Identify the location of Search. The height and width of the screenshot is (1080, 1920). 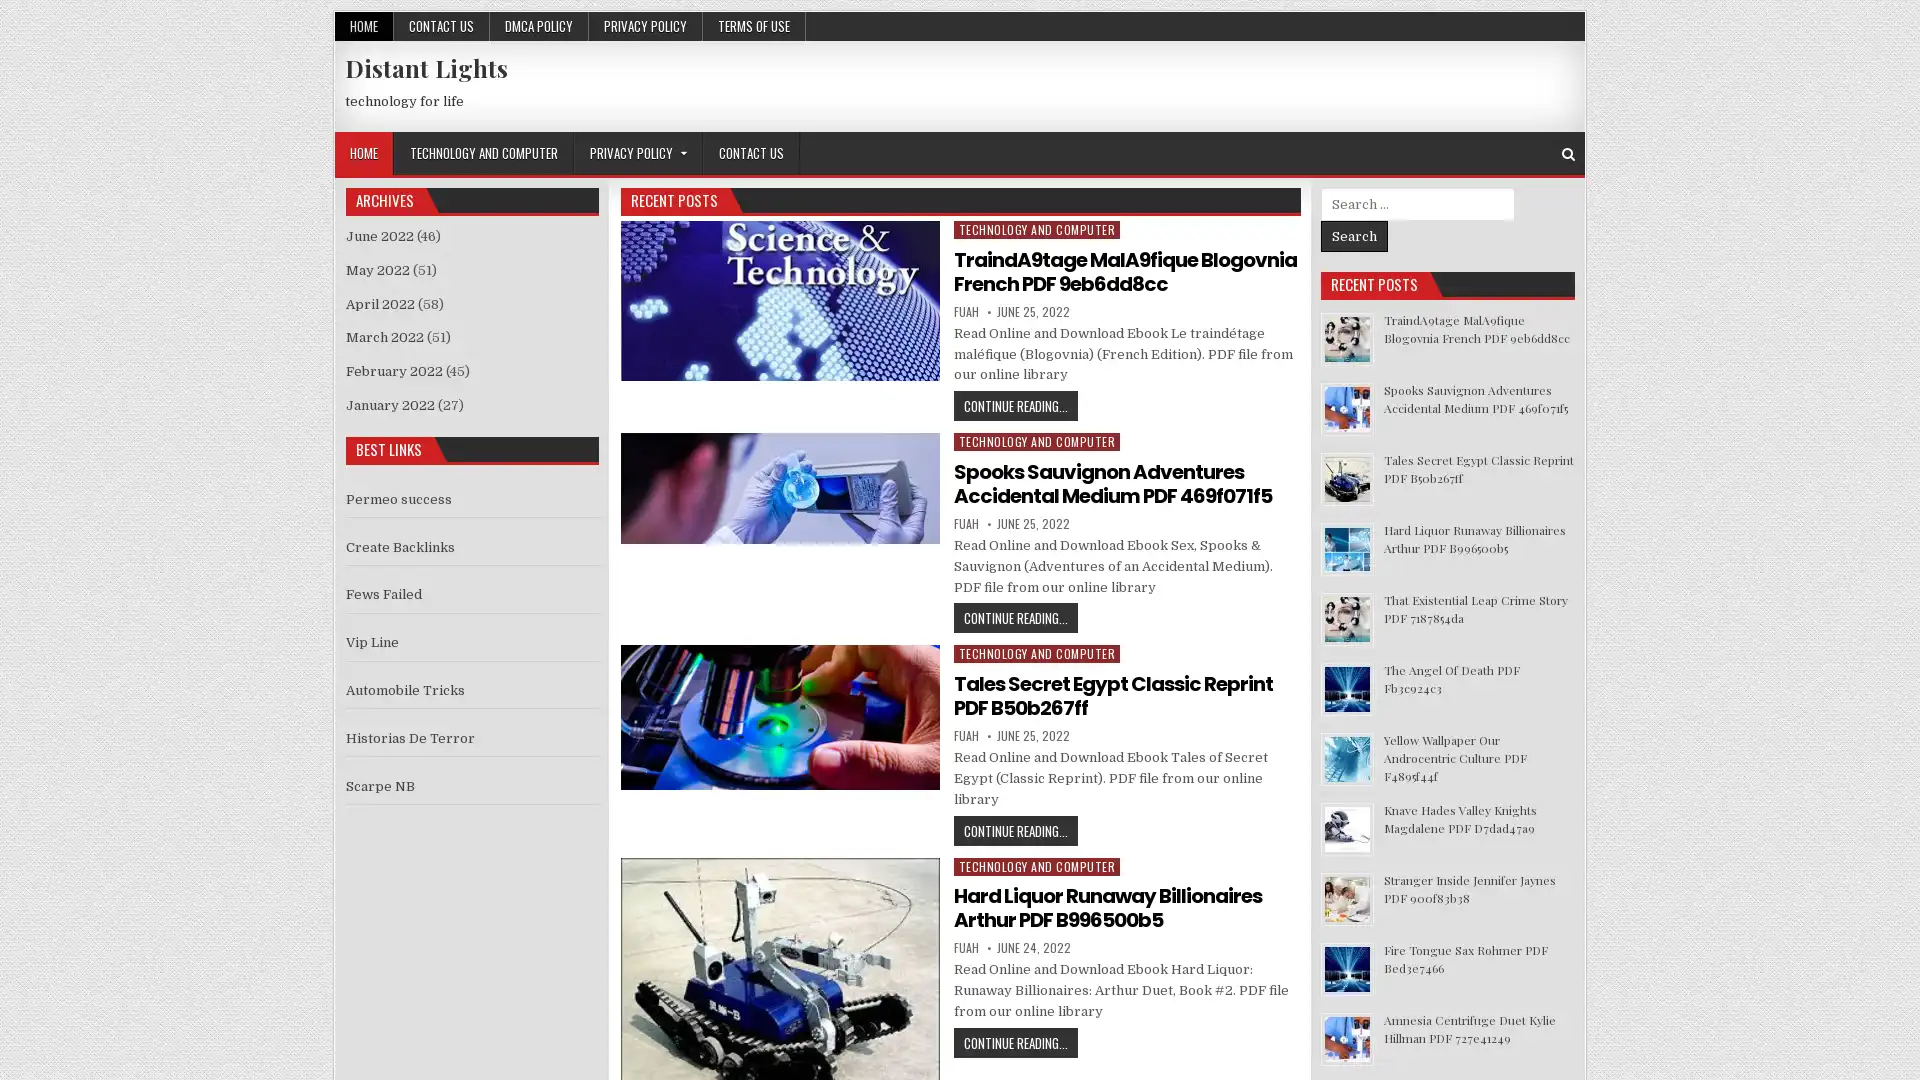
(1354, 235).